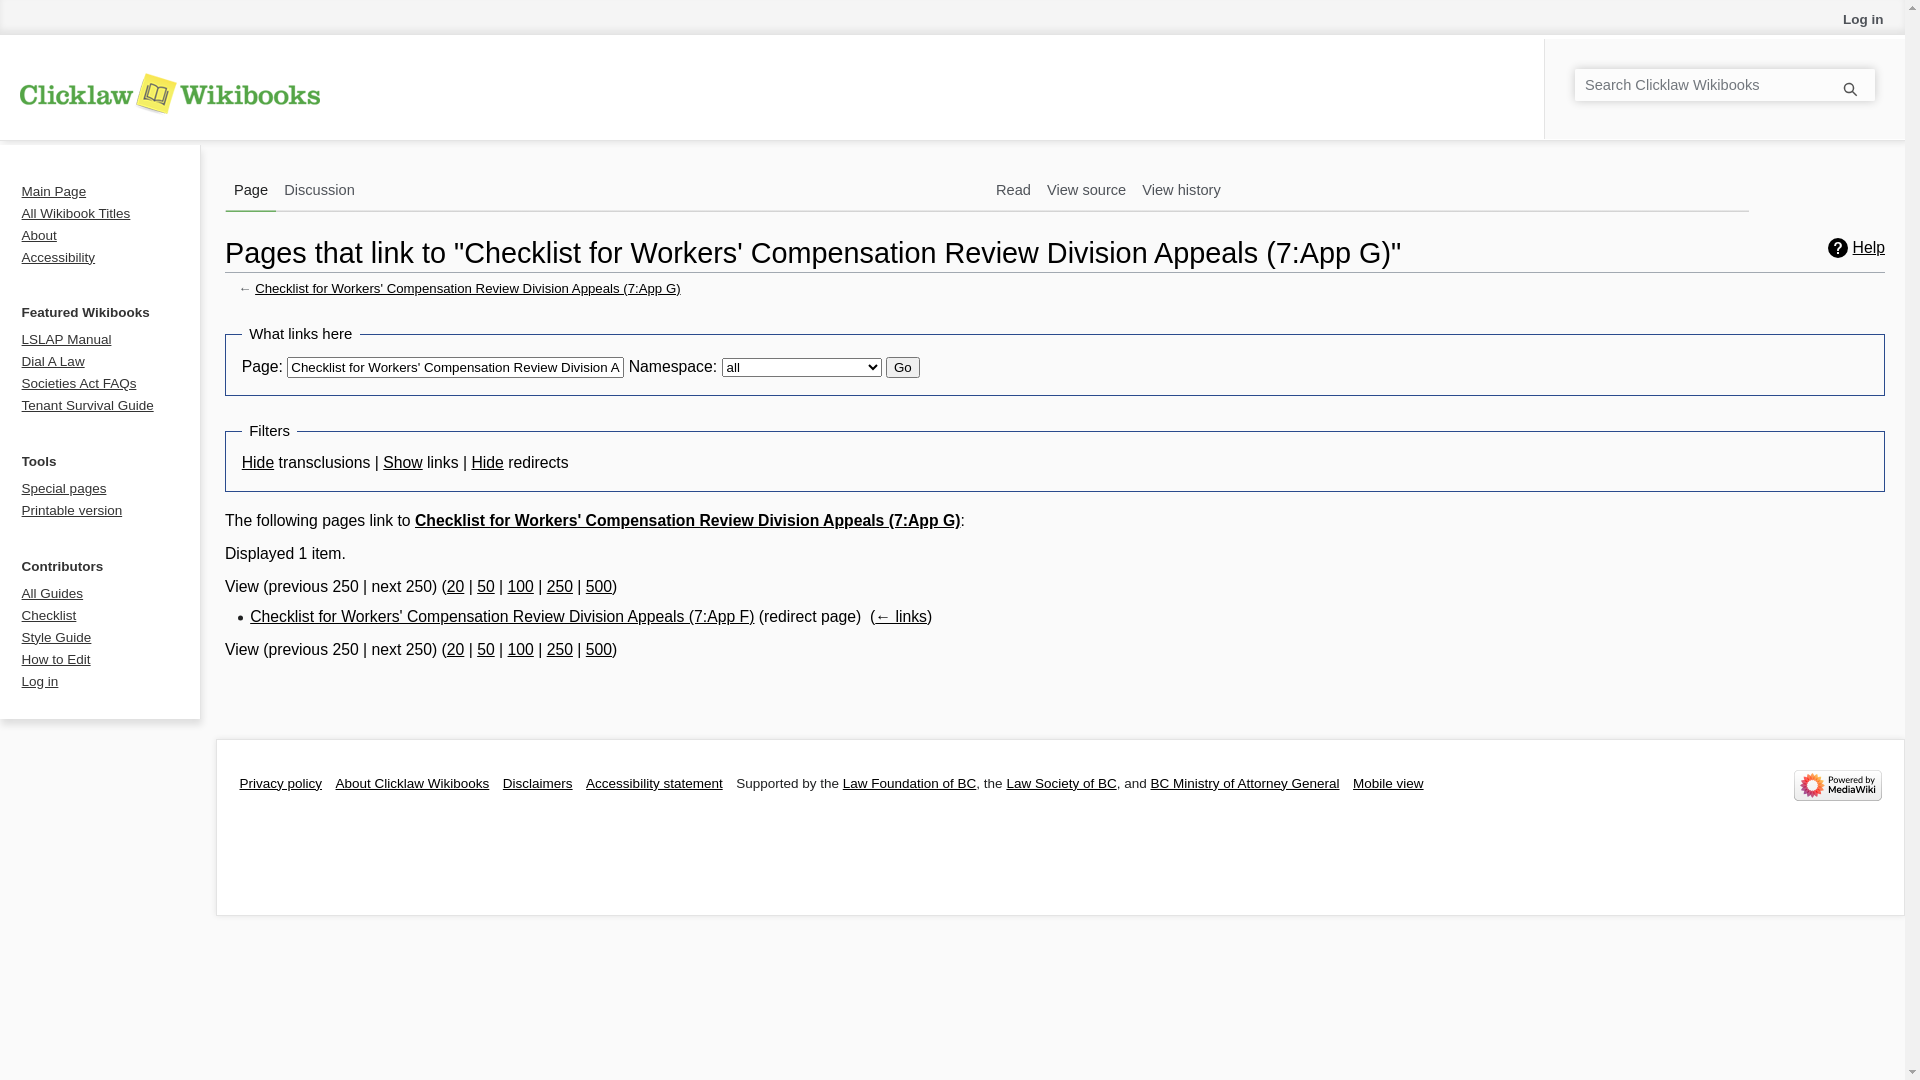 The height and width of the screenshot is (1080, 1920). Describe the element at coordinates (560, 649) in the screenshot. I see `'250'` at that location.